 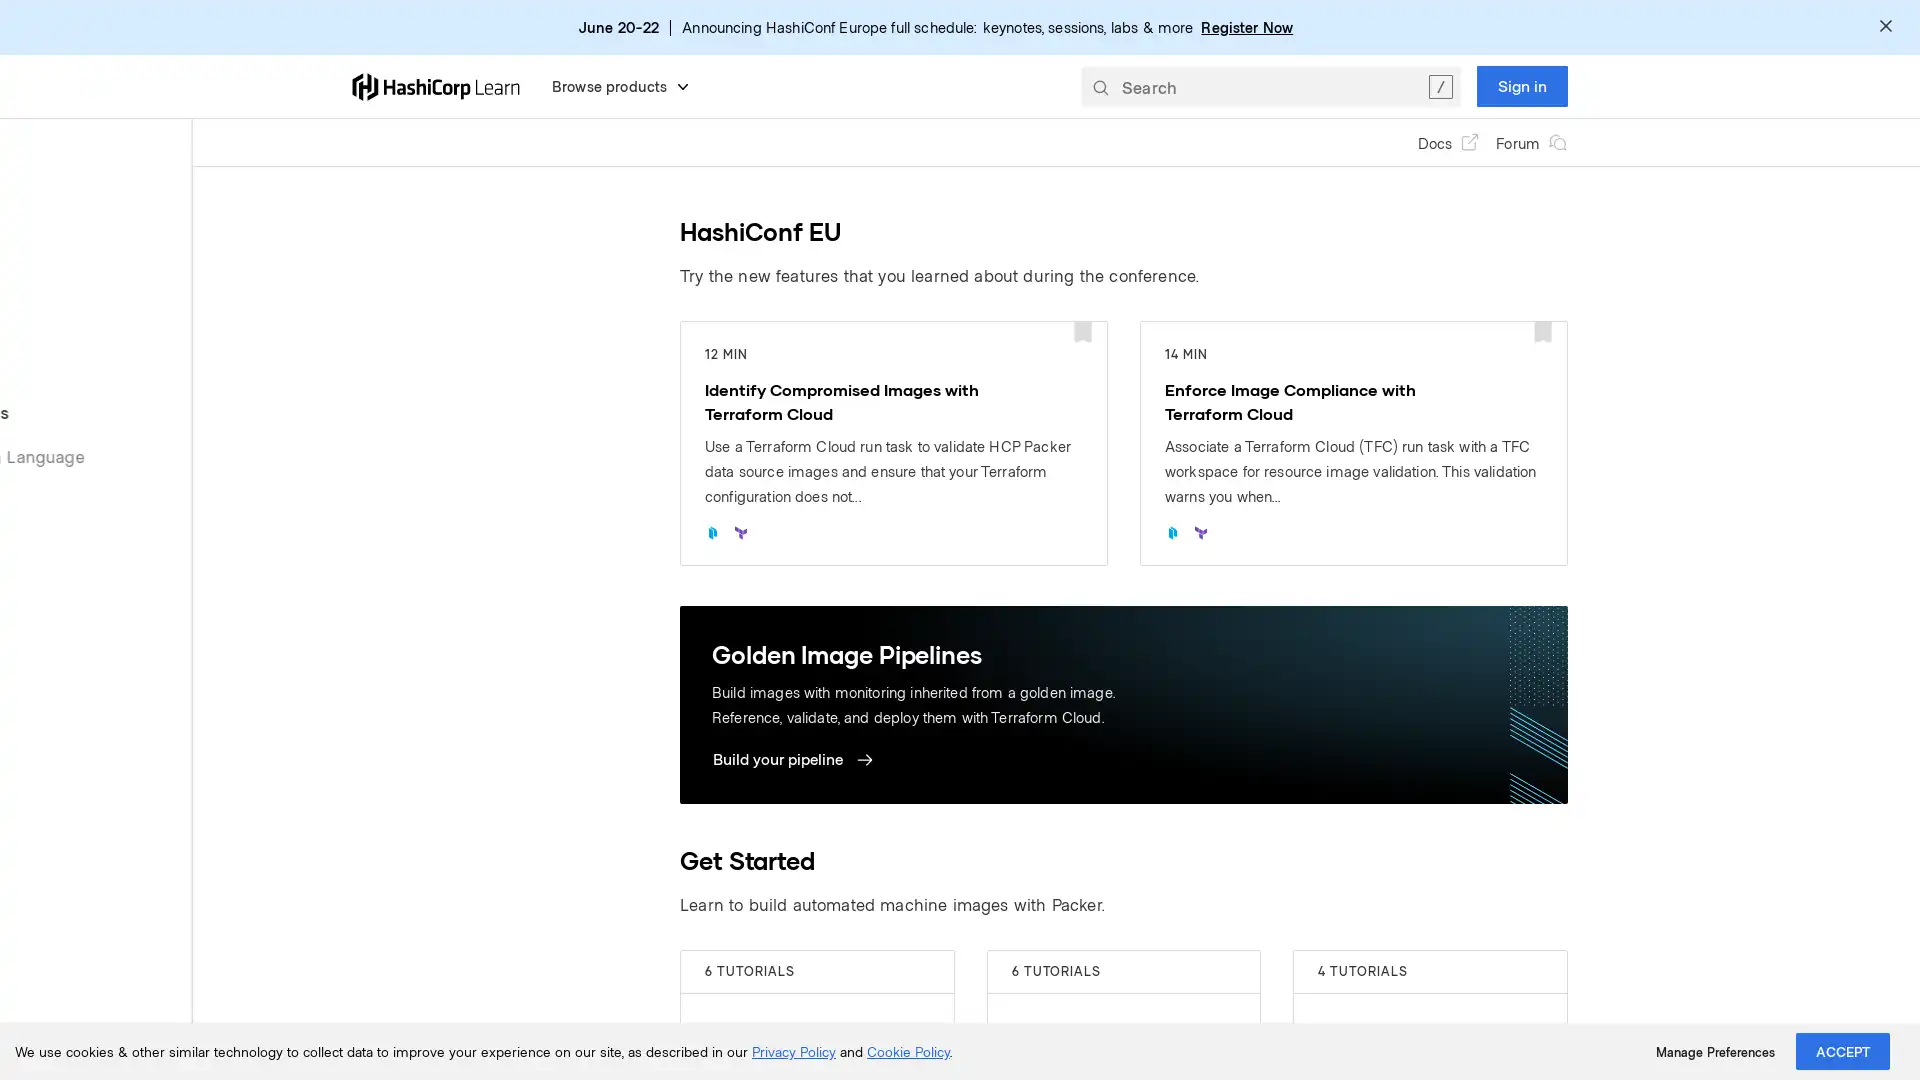 I want to click on ACCEPT, so click(x=1842, y=1050).